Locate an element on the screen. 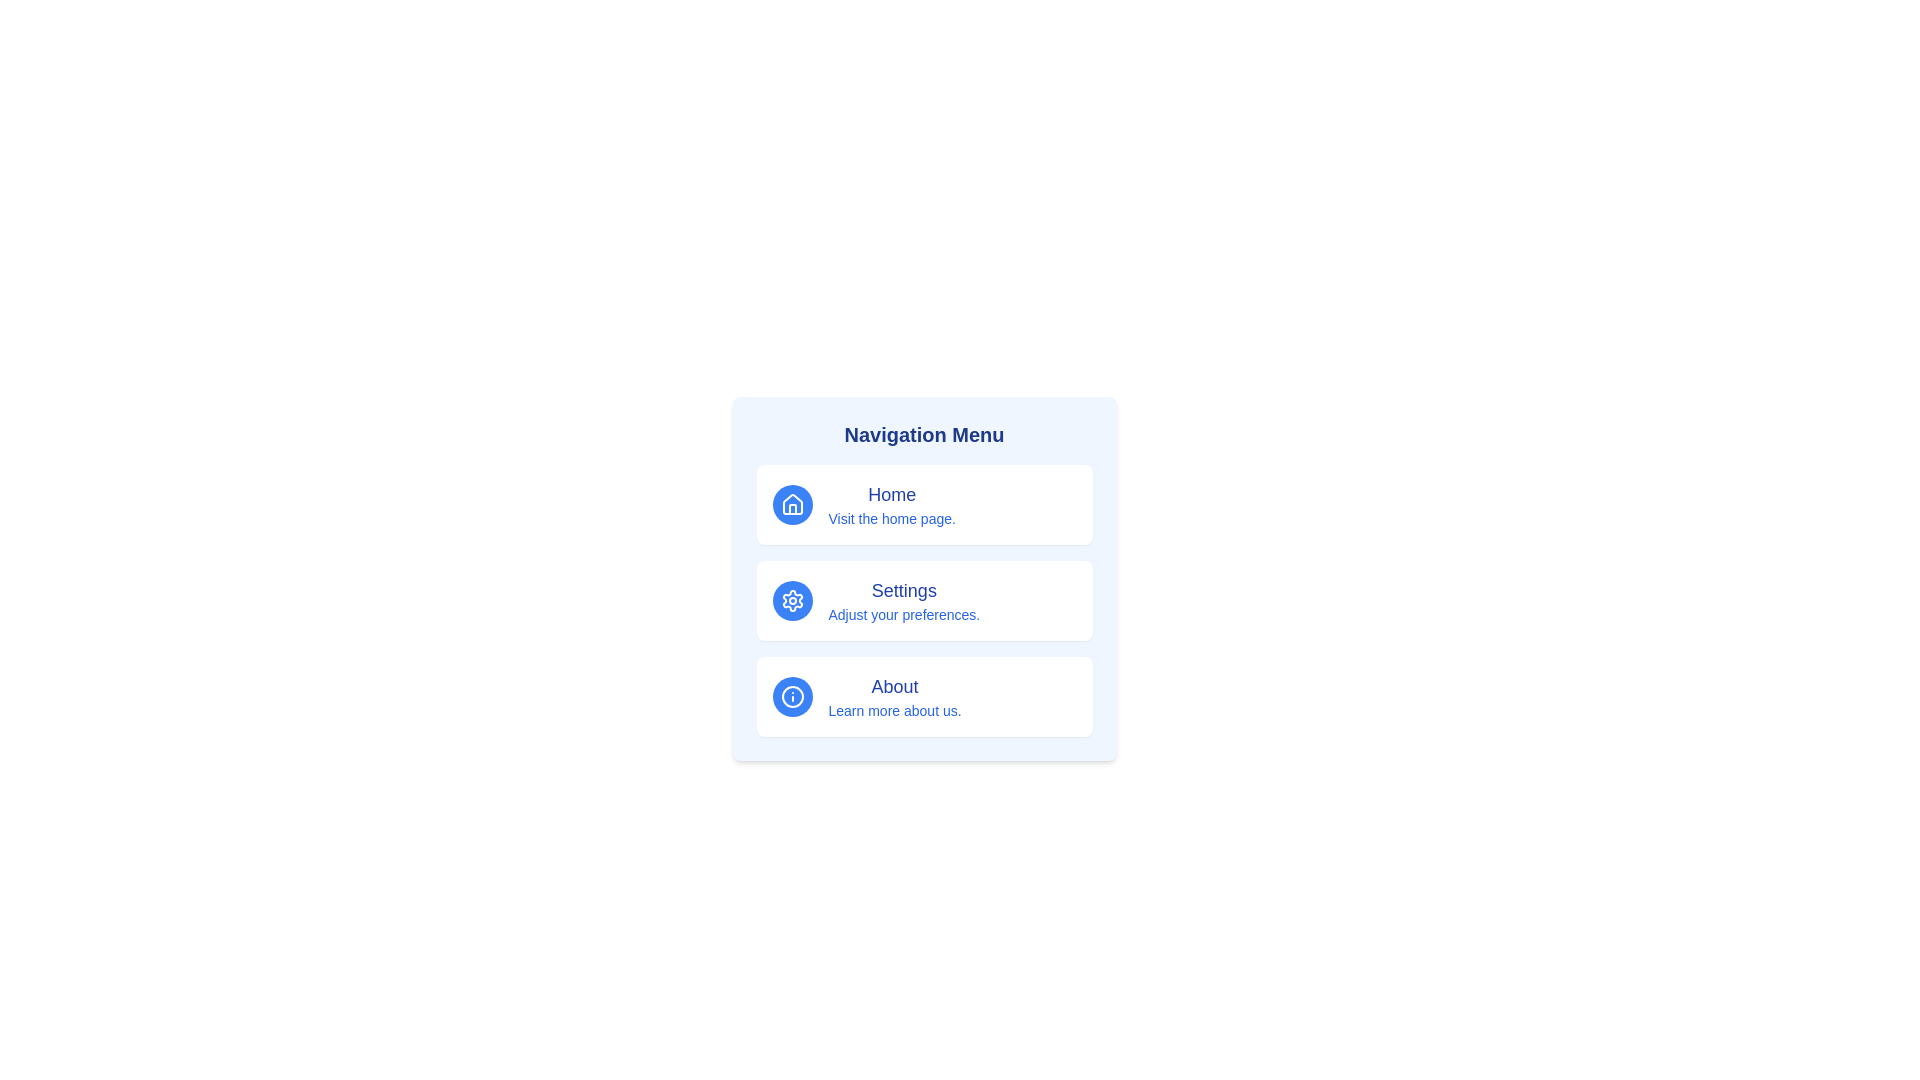 This screenshot has width=1920, height=1080. the 'Settings' text label in the Navigation Menu, which indicates the section for adjusting preferences, located above the subtitle 'Adjust your preferences.' is located at coordinates (903, 589).